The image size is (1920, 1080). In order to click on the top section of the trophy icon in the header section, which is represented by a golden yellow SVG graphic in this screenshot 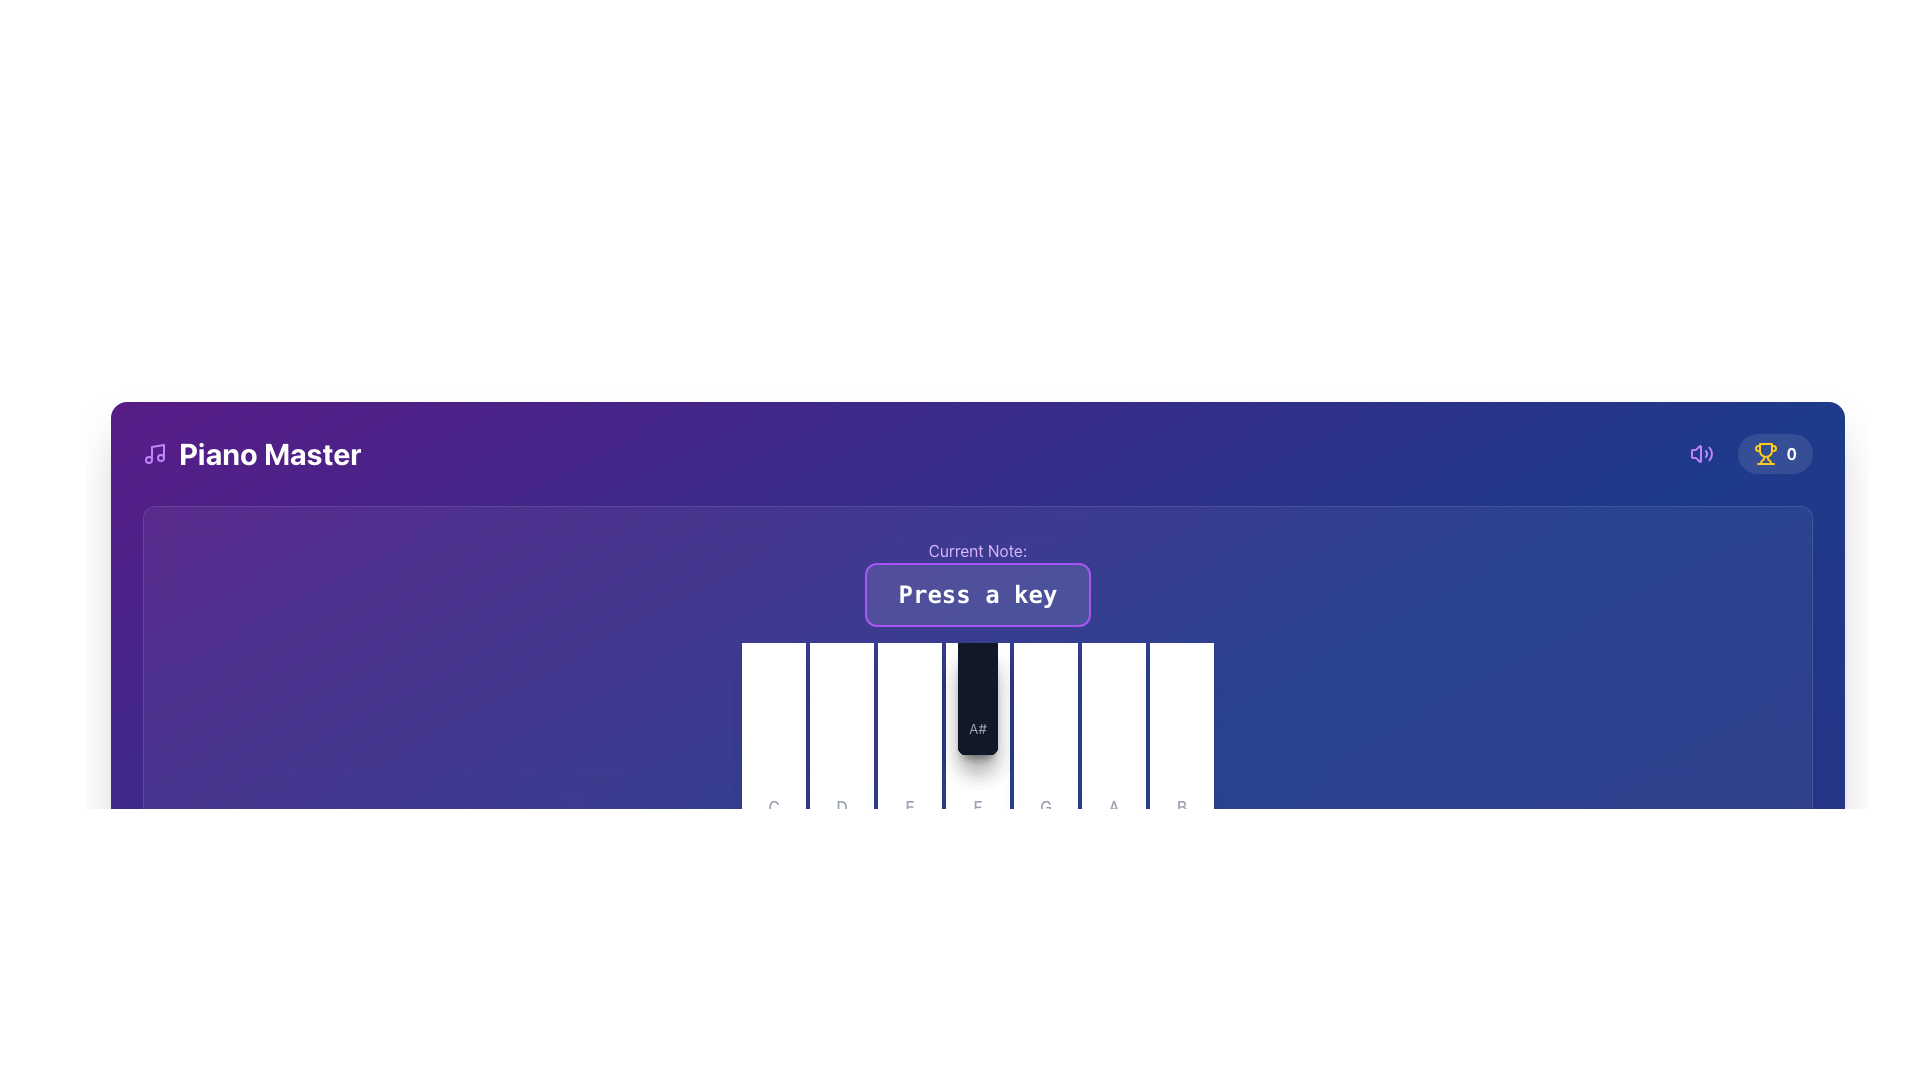, I will do `click(1766, 450)`.